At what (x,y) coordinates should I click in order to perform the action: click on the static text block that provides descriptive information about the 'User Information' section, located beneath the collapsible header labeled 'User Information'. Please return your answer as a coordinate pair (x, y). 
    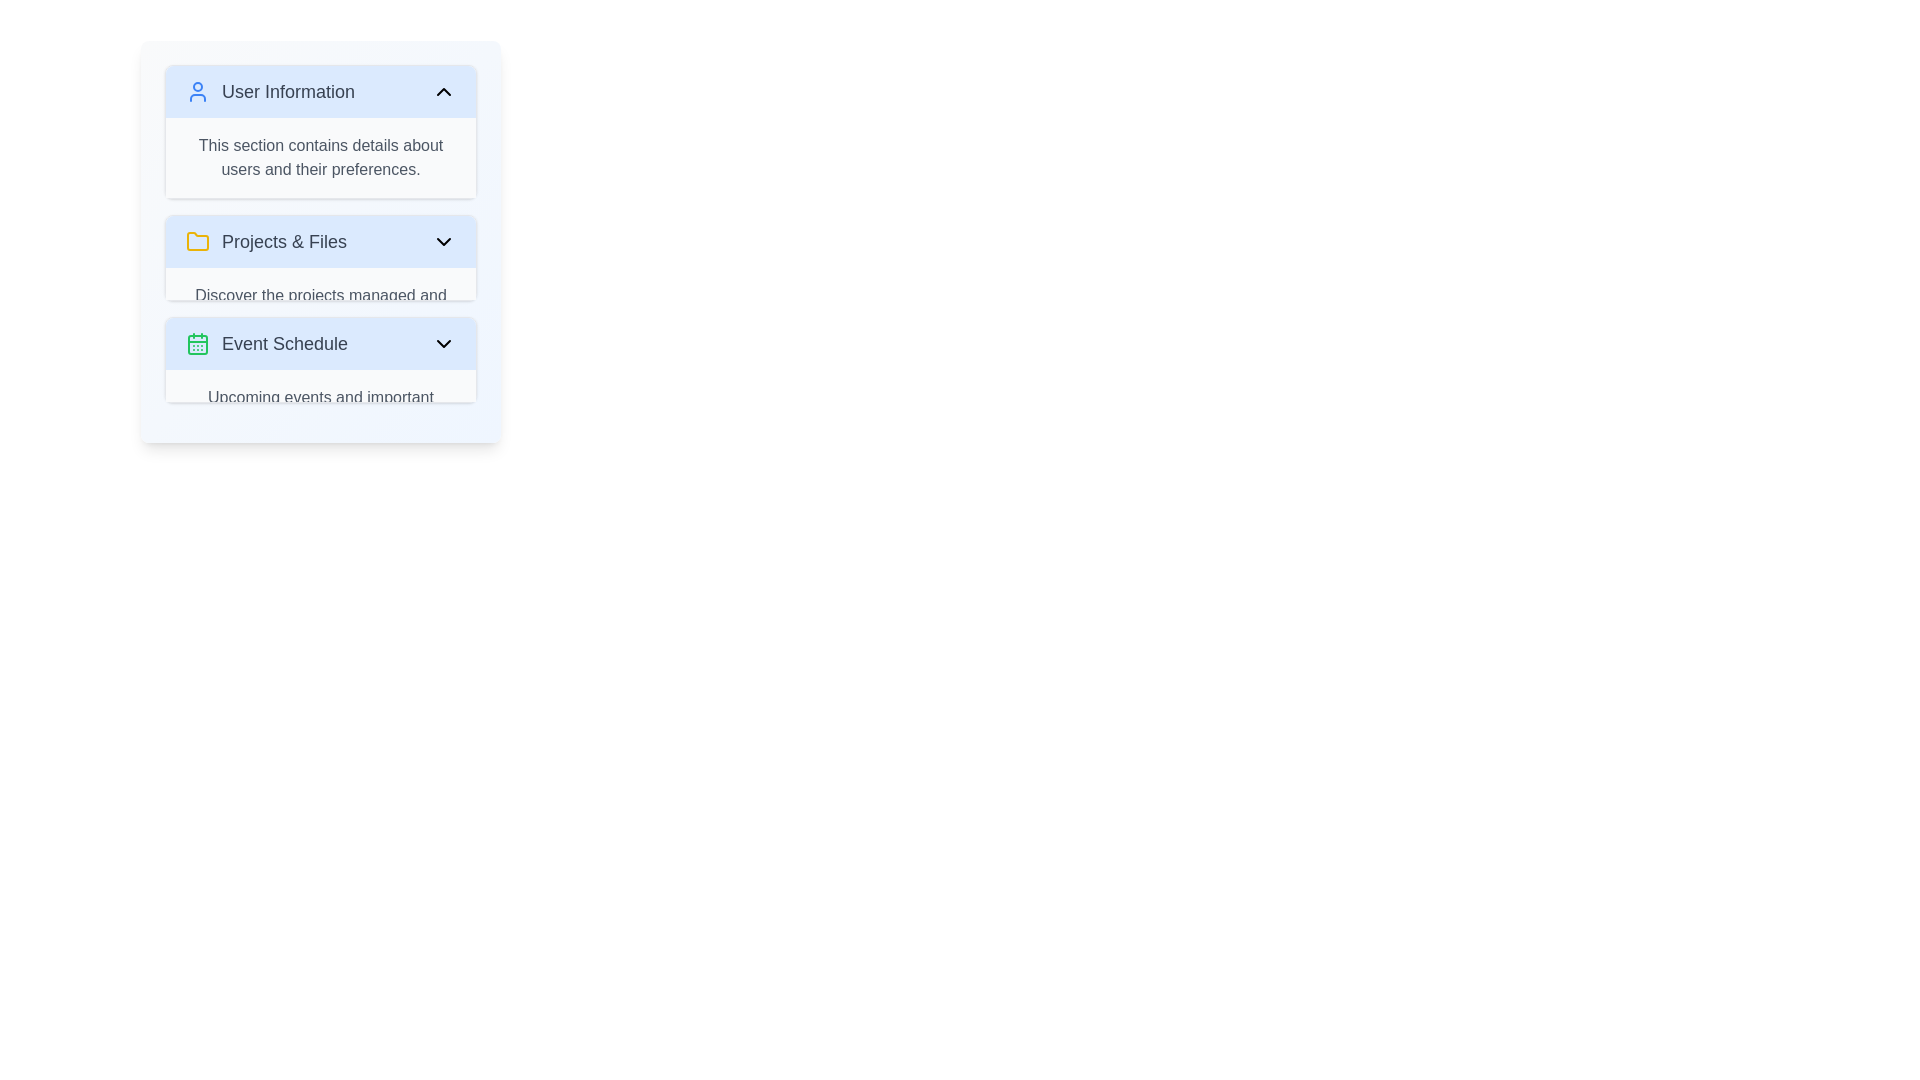
    Looking at the image, I should click on (321, 157).